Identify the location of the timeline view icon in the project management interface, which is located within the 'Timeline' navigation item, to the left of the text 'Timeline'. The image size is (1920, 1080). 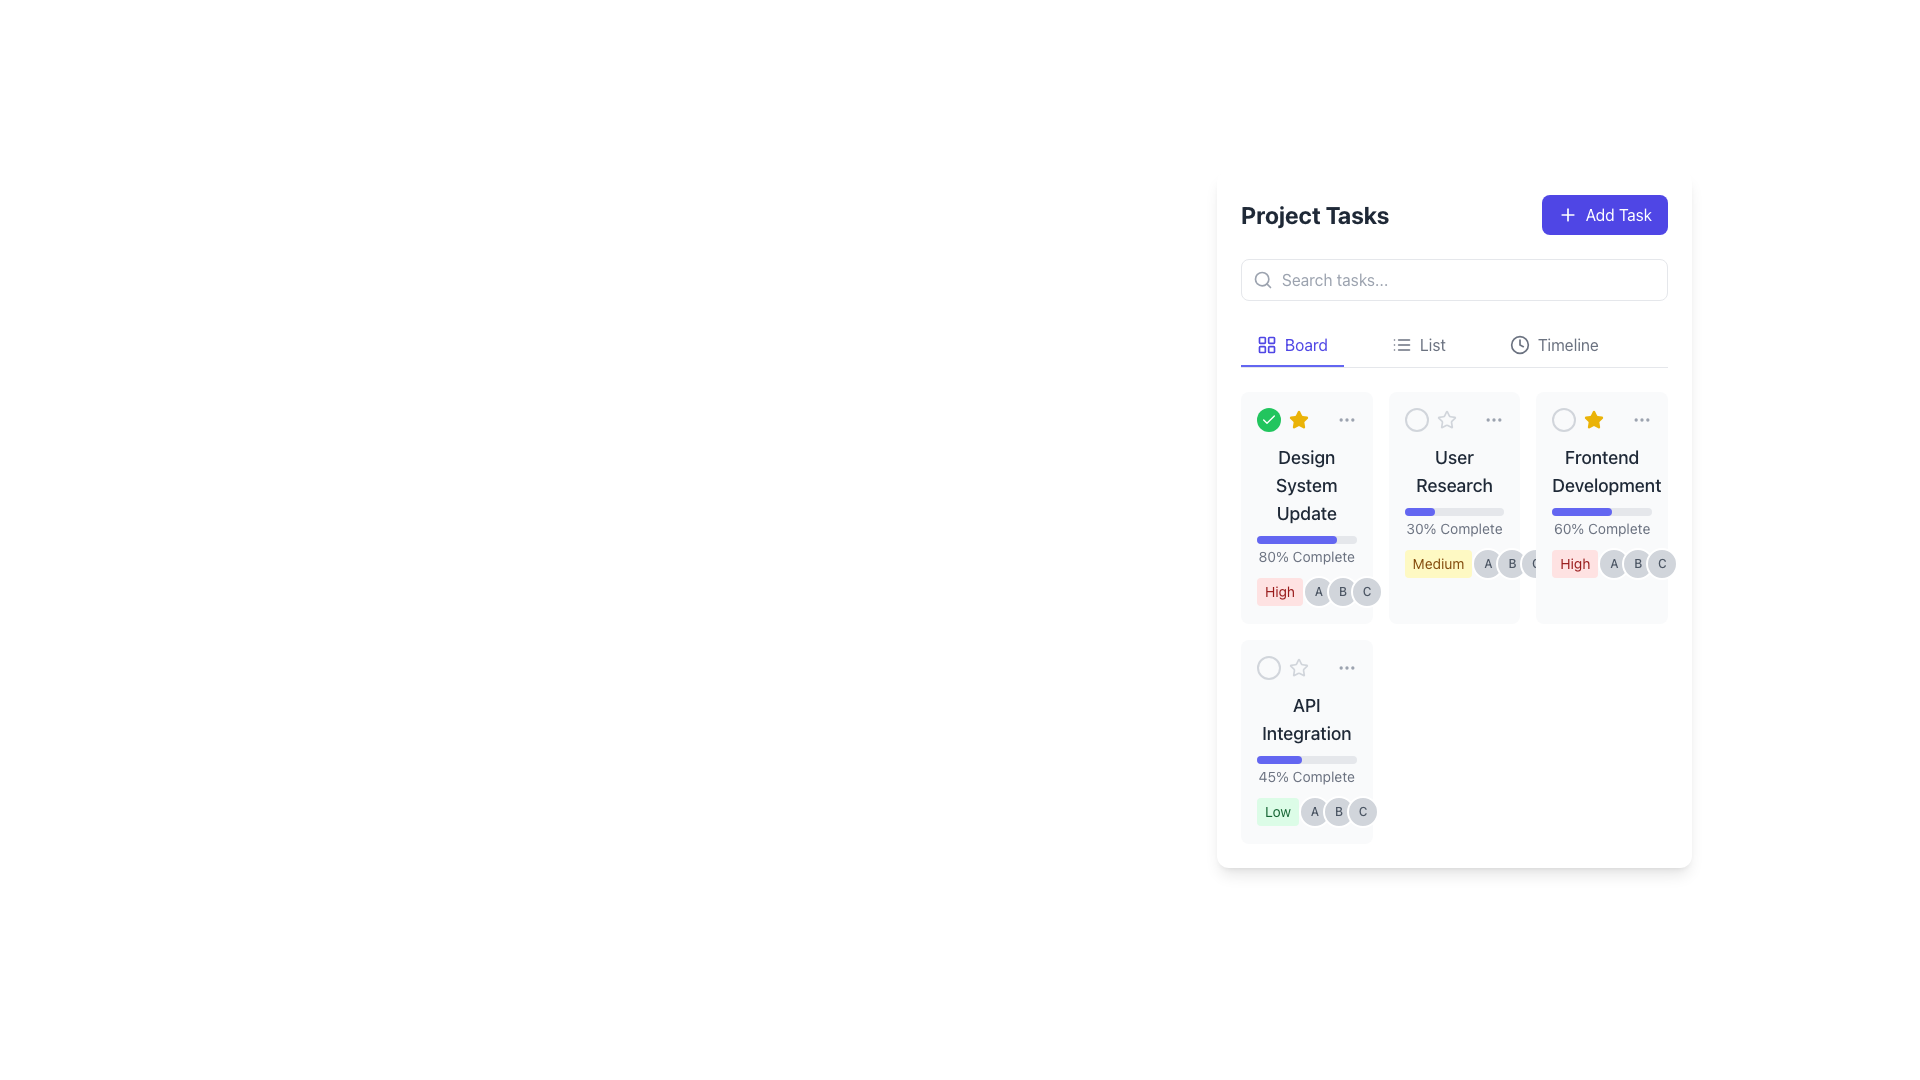
(1519, 343).